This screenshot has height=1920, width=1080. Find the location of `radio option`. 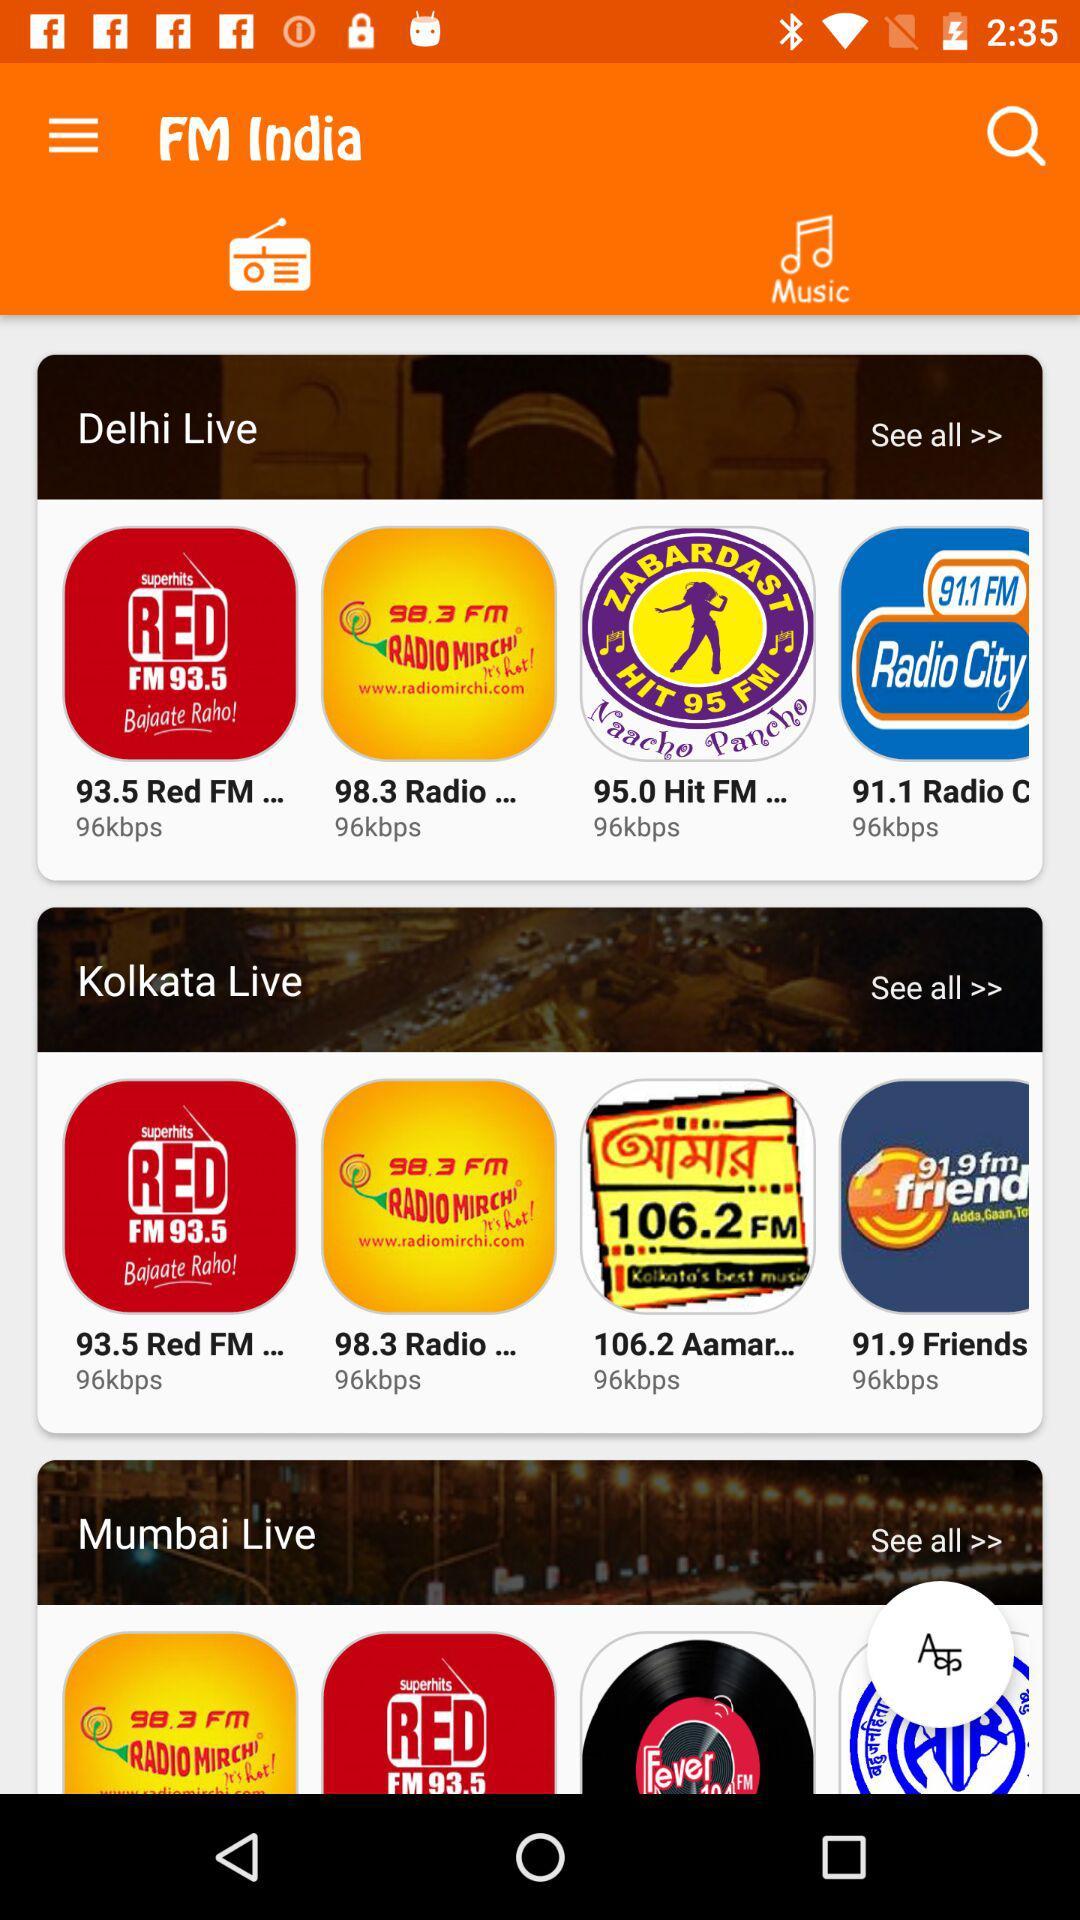

radio option is located at coordinates (270, 251).